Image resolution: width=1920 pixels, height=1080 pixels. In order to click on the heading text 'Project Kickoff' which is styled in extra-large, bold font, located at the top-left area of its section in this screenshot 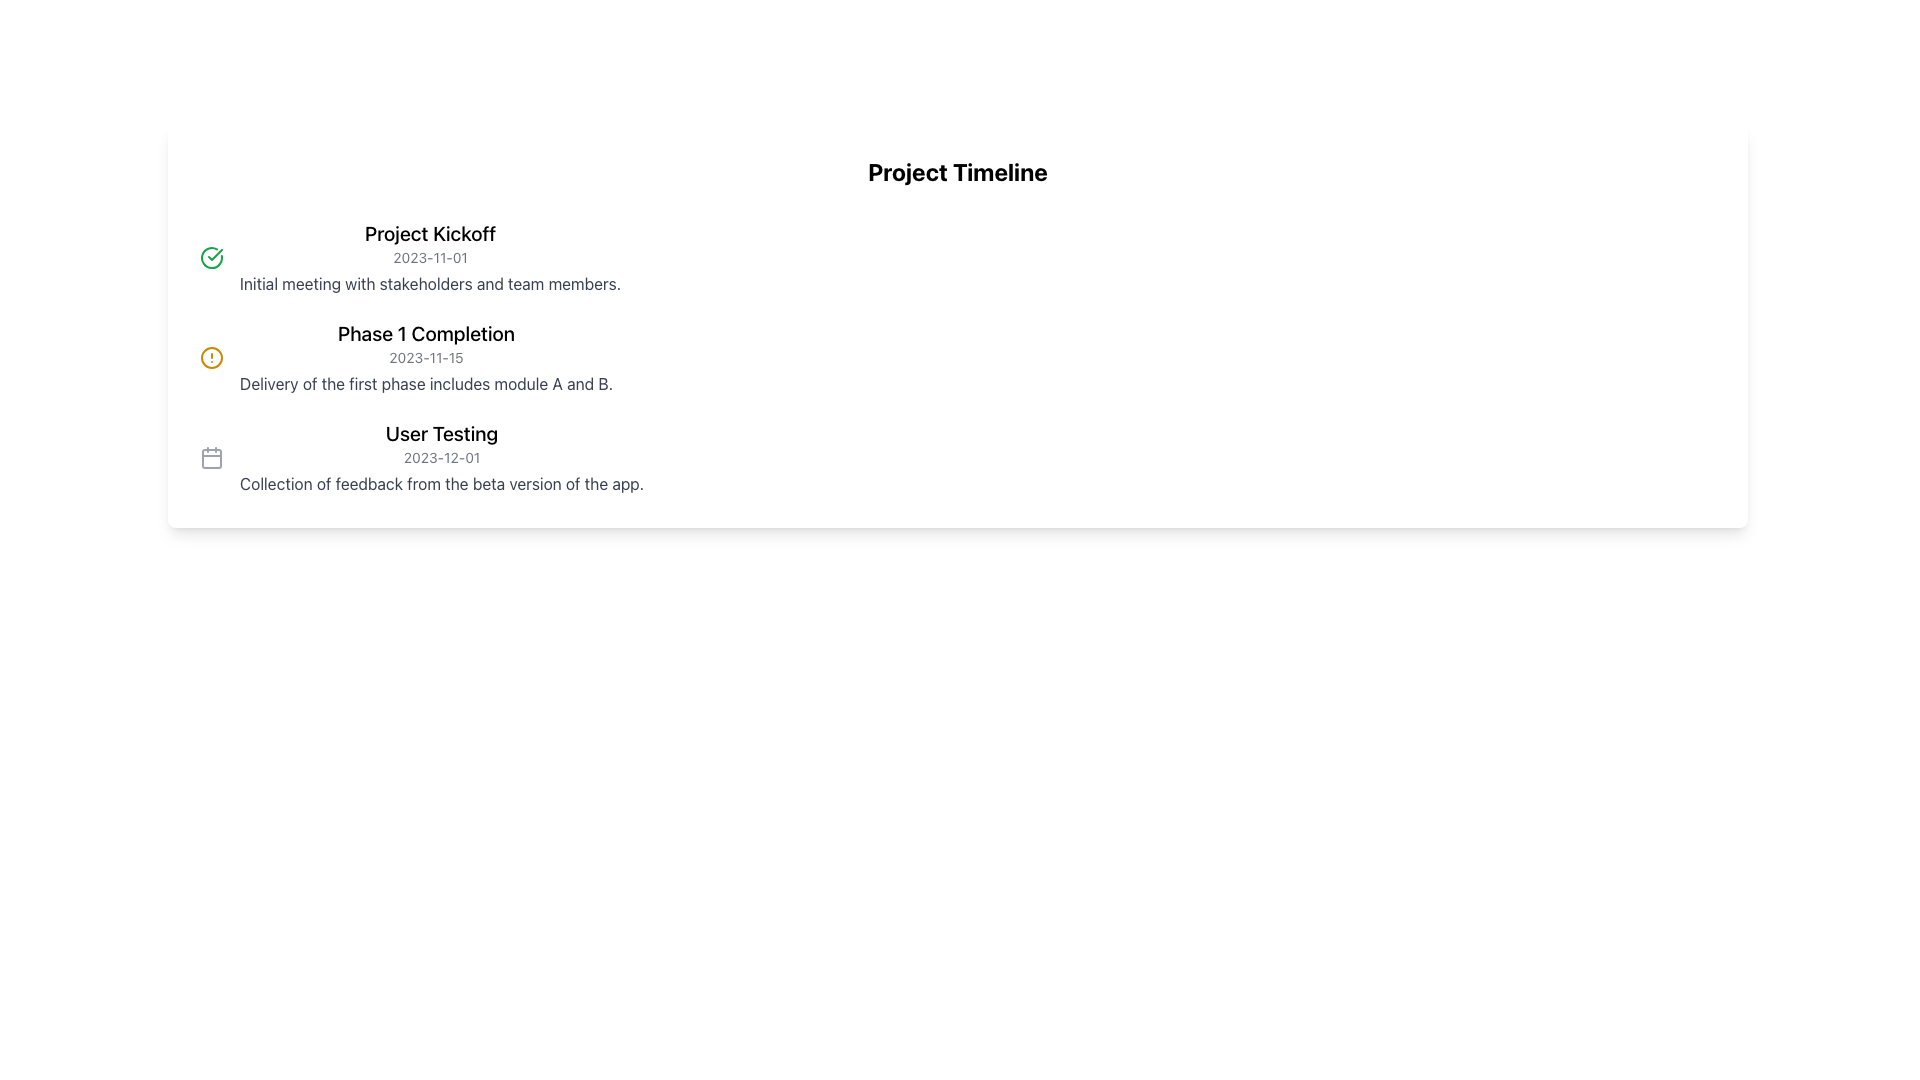, I will do `click(429, 233)`.